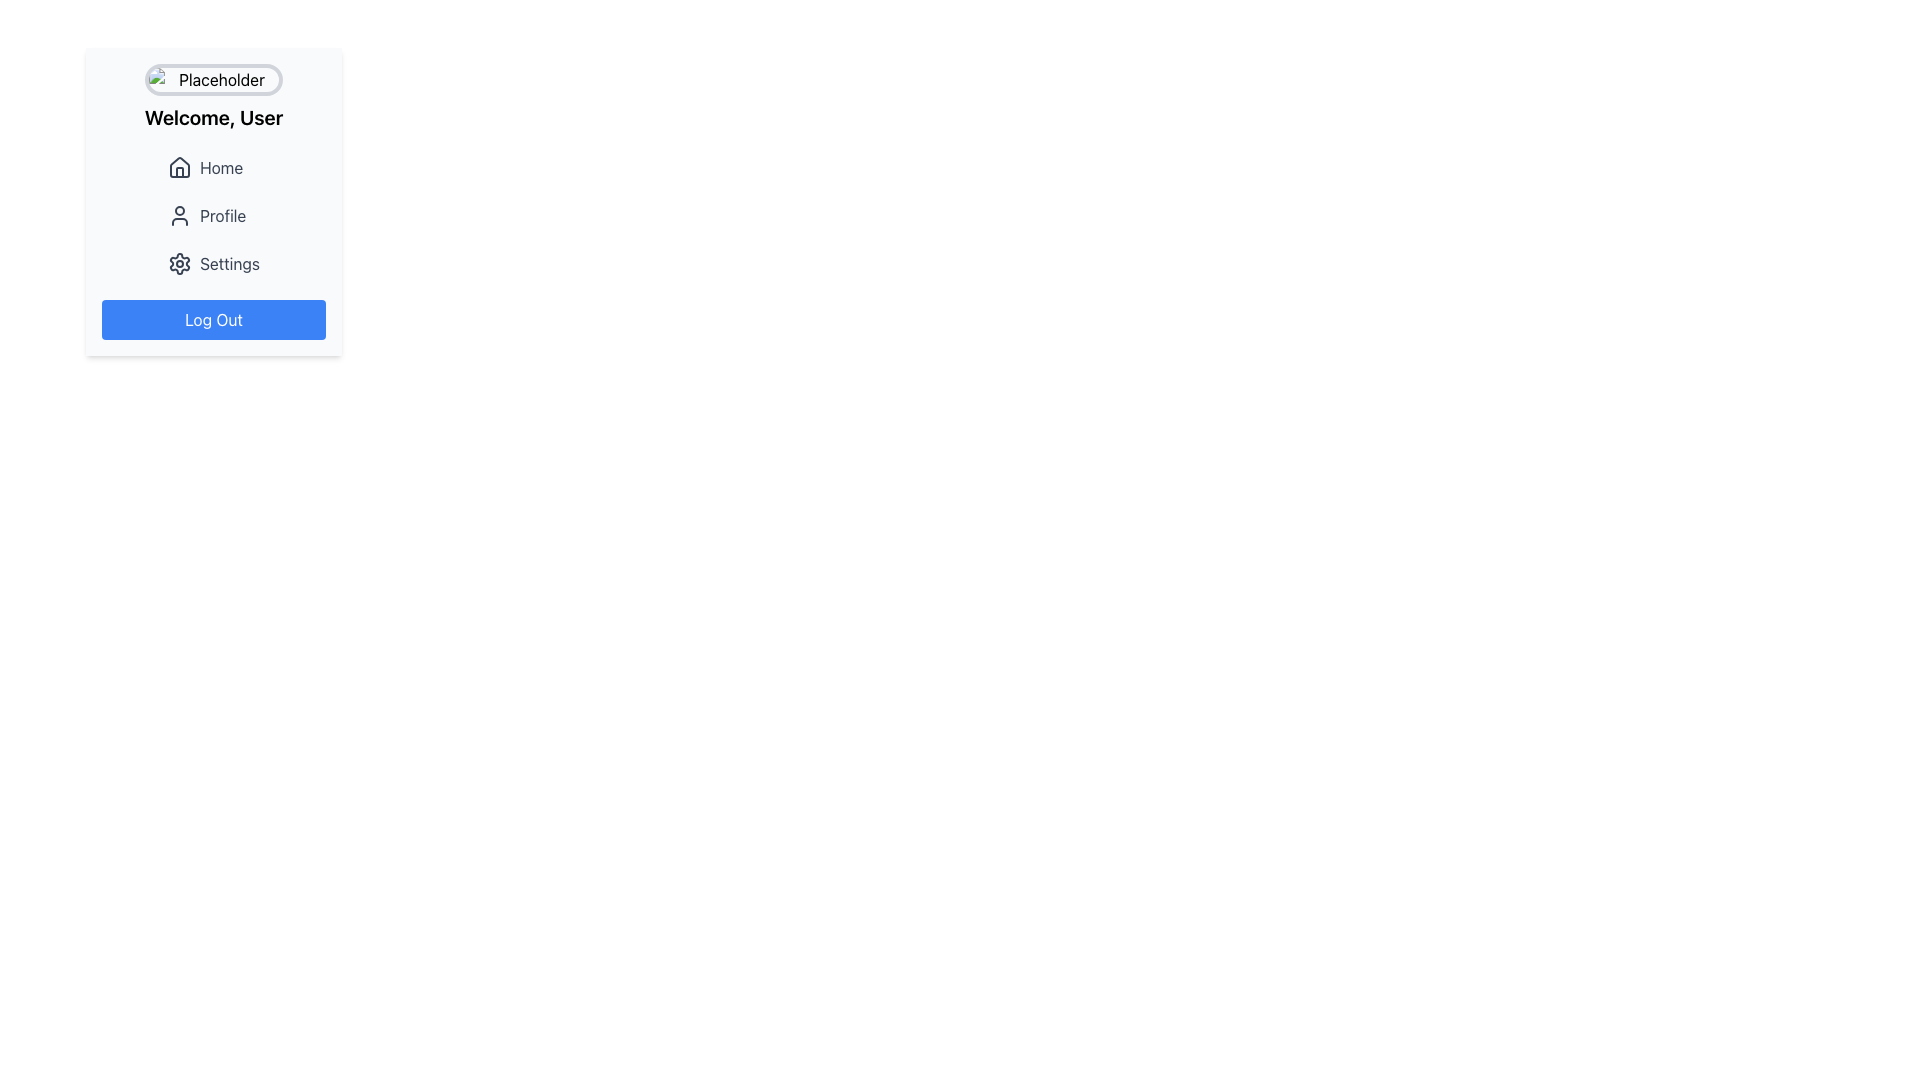 The width and height of the screenshot is (1920, 1080). What do you see at coordinates (214, 216) in the screenshot?
I see `the navigation button located between the 'Home' and 'Settings' menu items in the sidebar to observe the hover effect` at bounding box center [214, 216].